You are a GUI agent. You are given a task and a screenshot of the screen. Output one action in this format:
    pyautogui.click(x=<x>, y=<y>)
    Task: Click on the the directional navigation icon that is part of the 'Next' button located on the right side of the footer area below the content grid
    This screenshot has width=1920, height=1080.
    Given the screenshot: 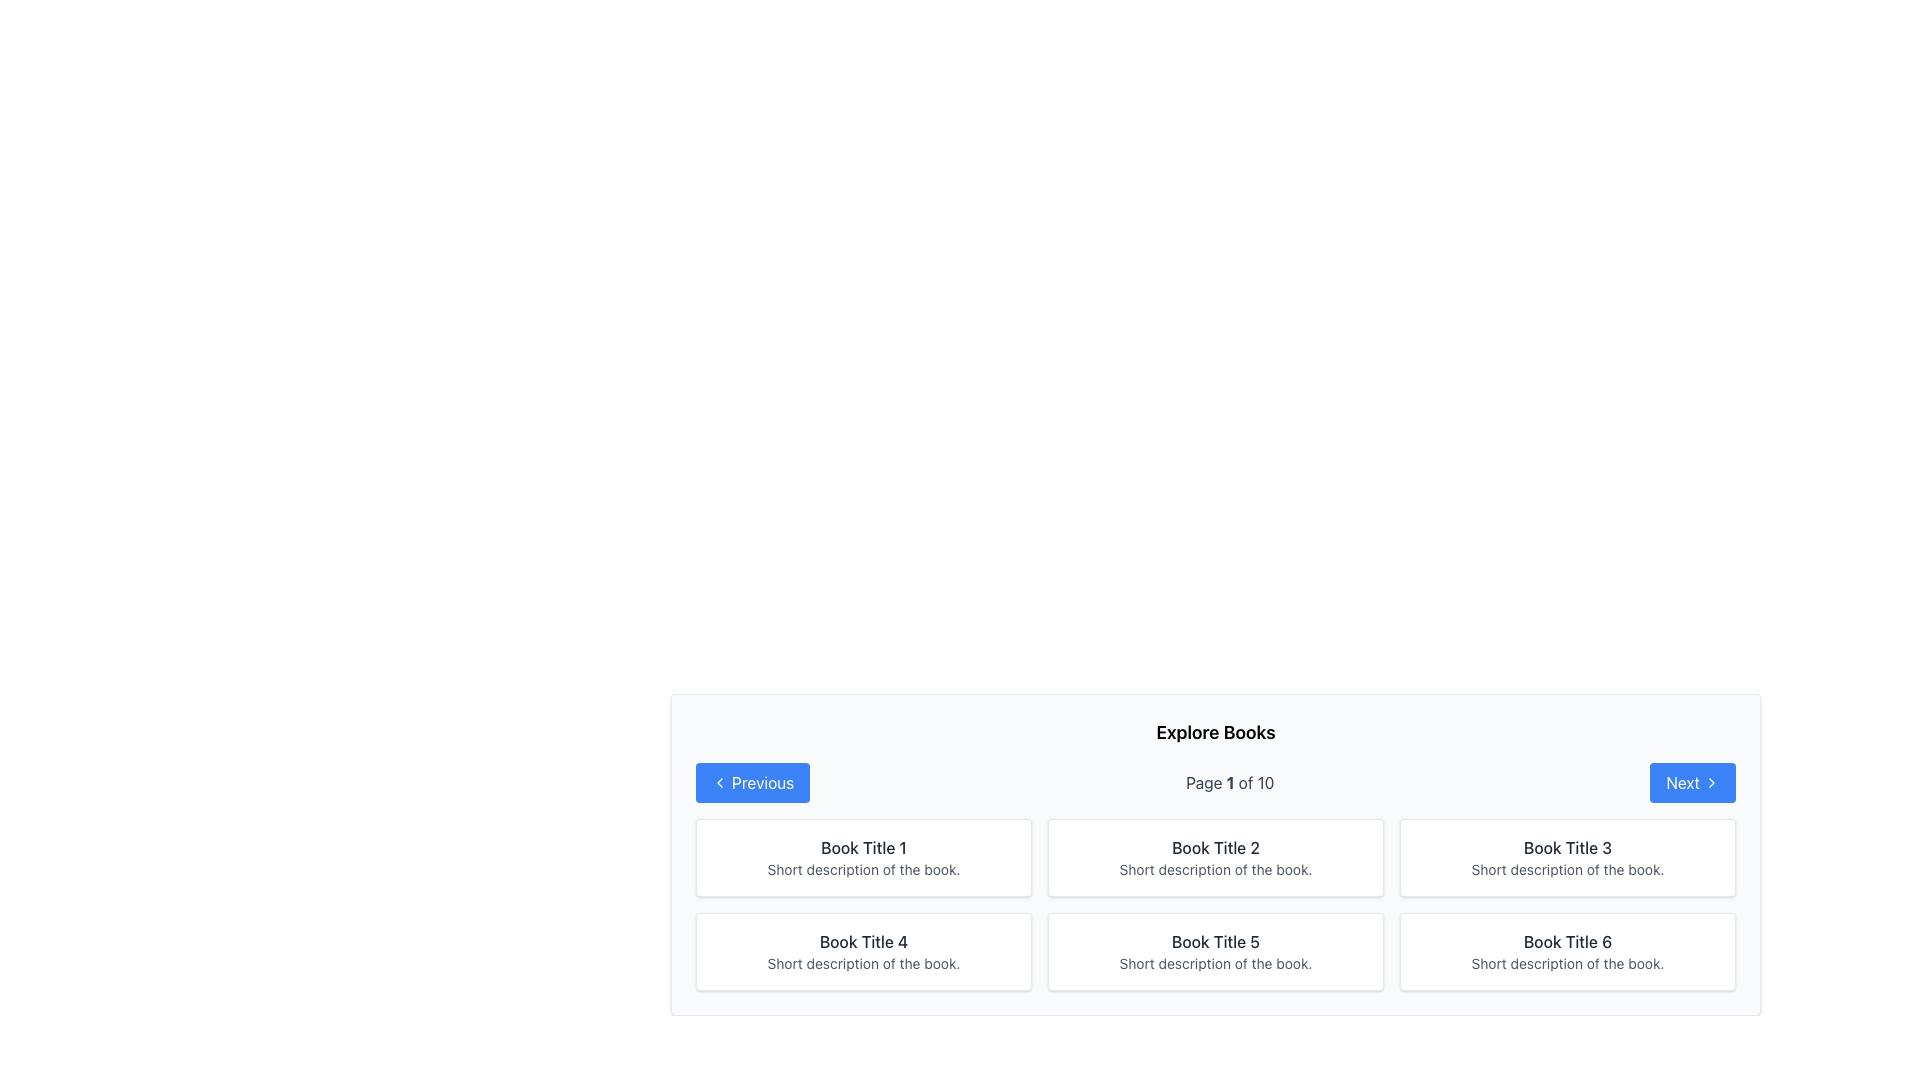 What is the action you would take?
    pyautogui.click(x=1711, y=782)
    